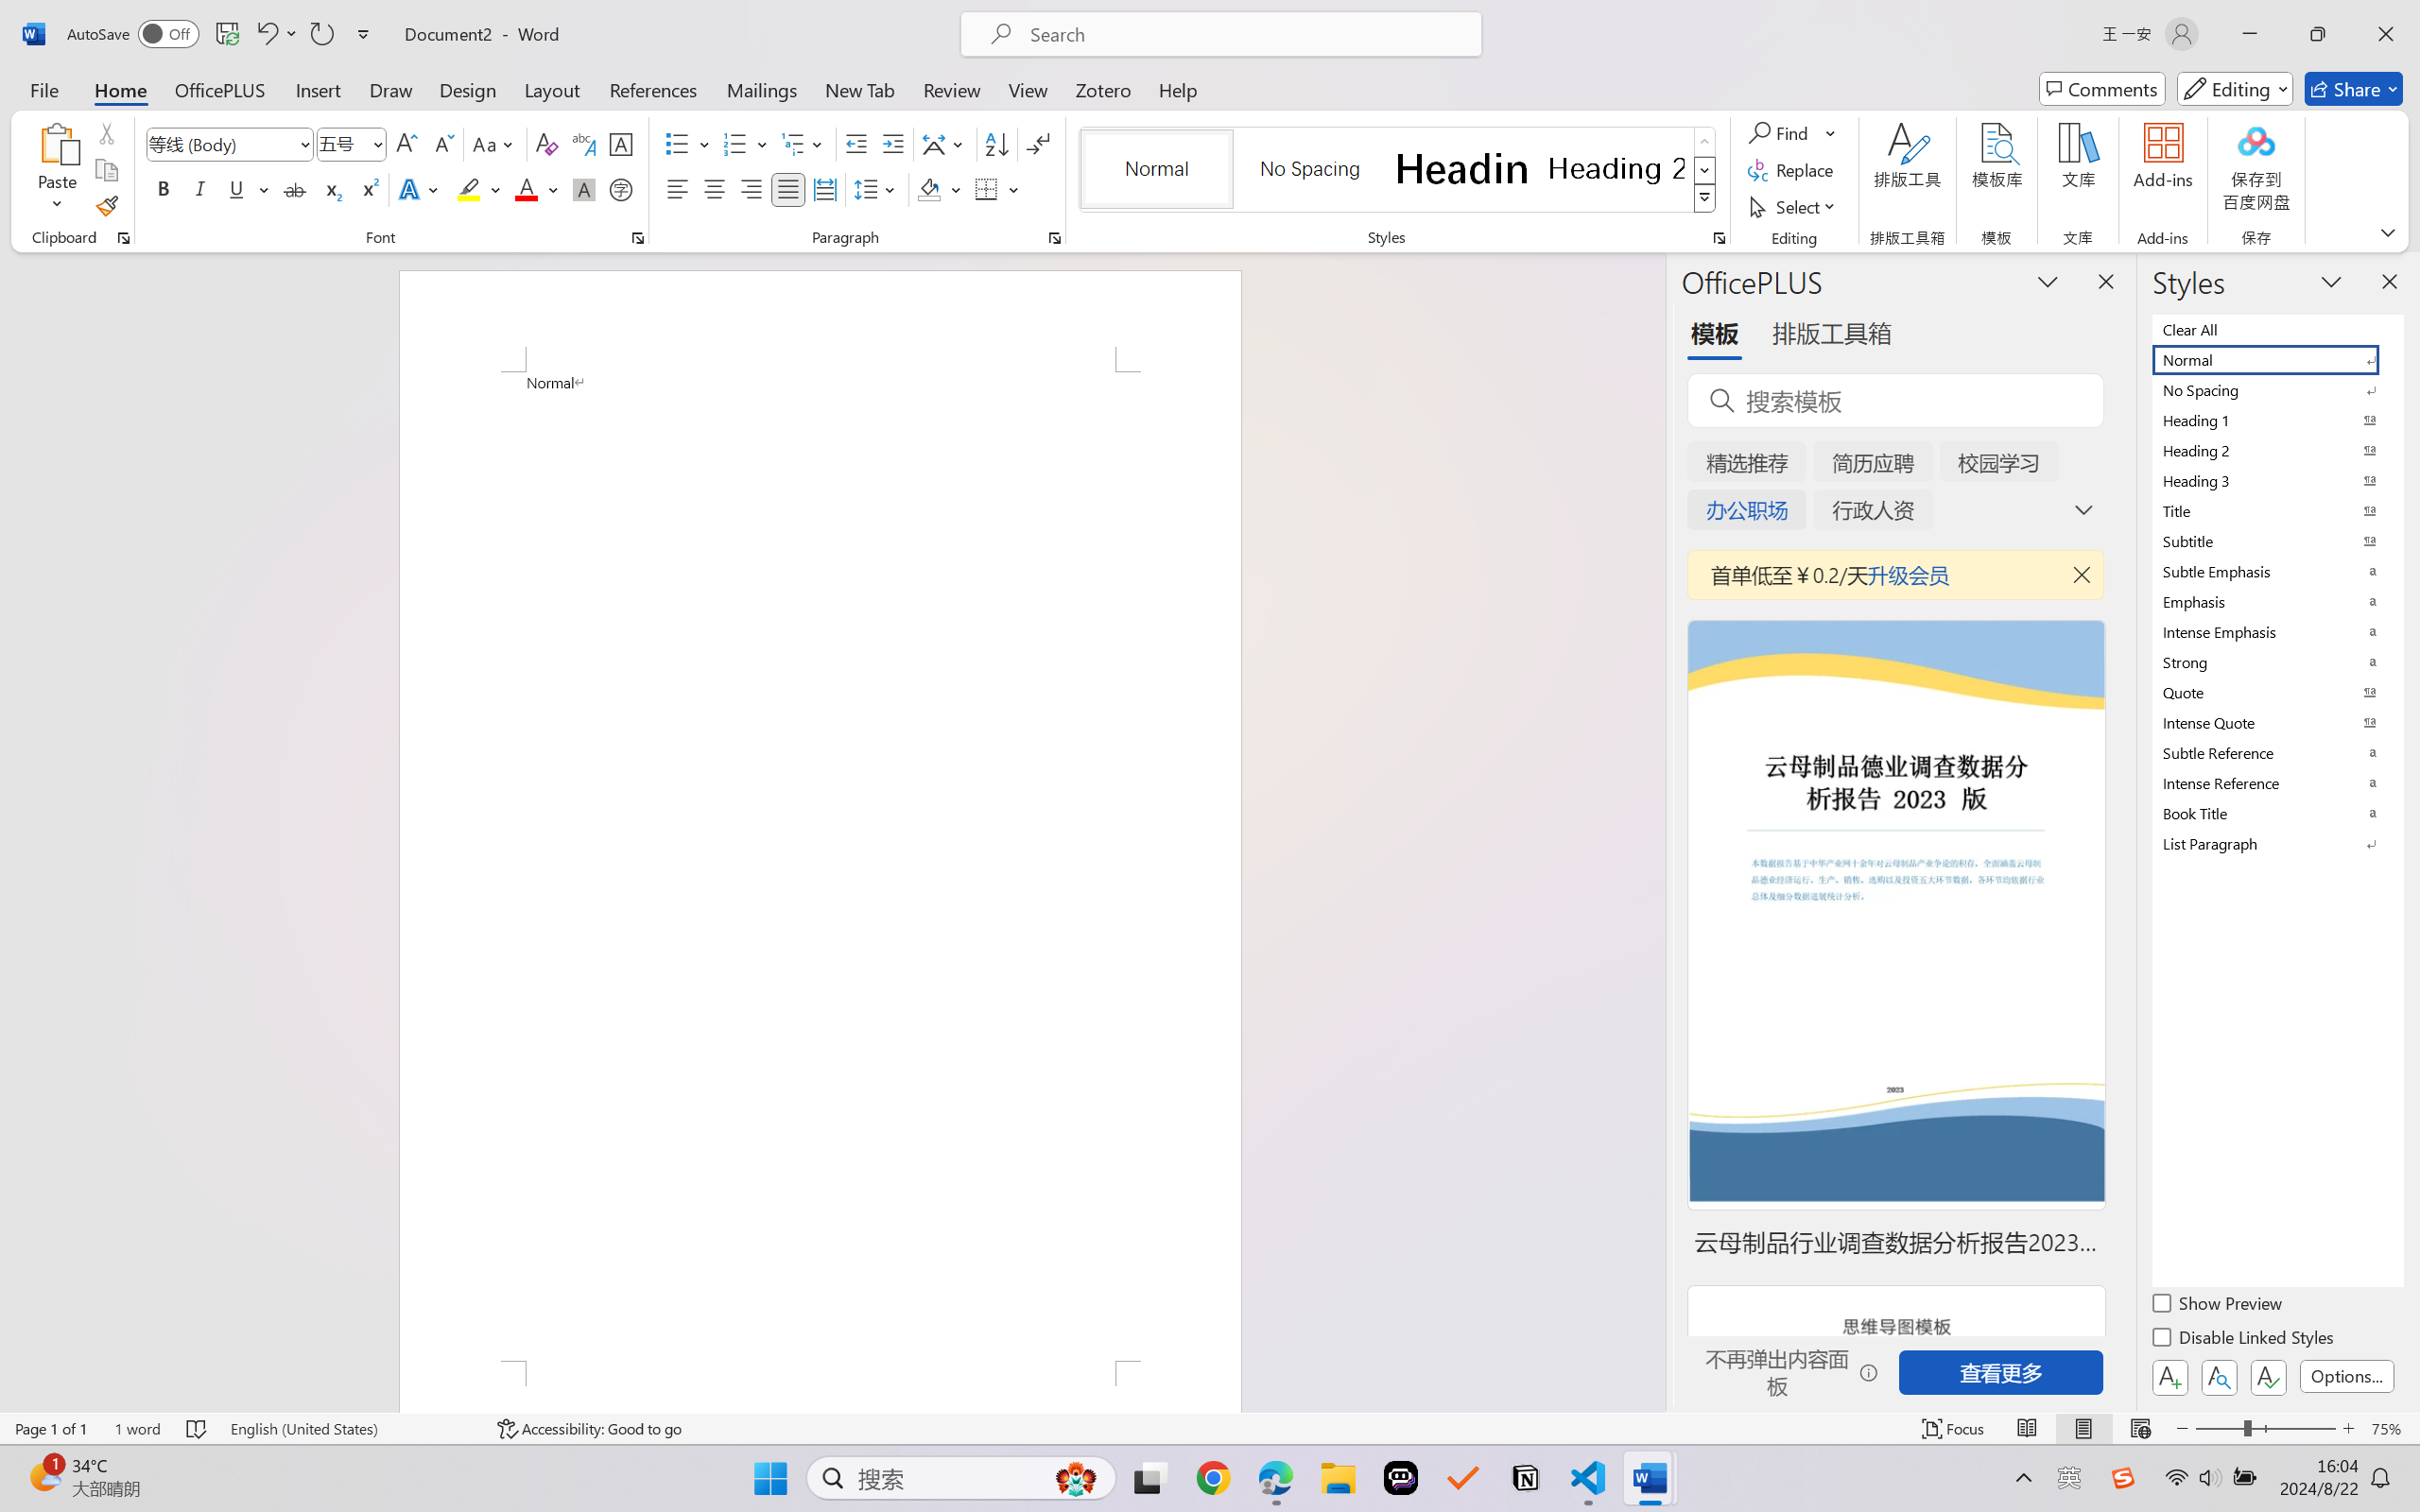  What do you see at coordinates (677, 144) in the screenshot?
I see `'Bullets'` at bounding box center [677, 144].